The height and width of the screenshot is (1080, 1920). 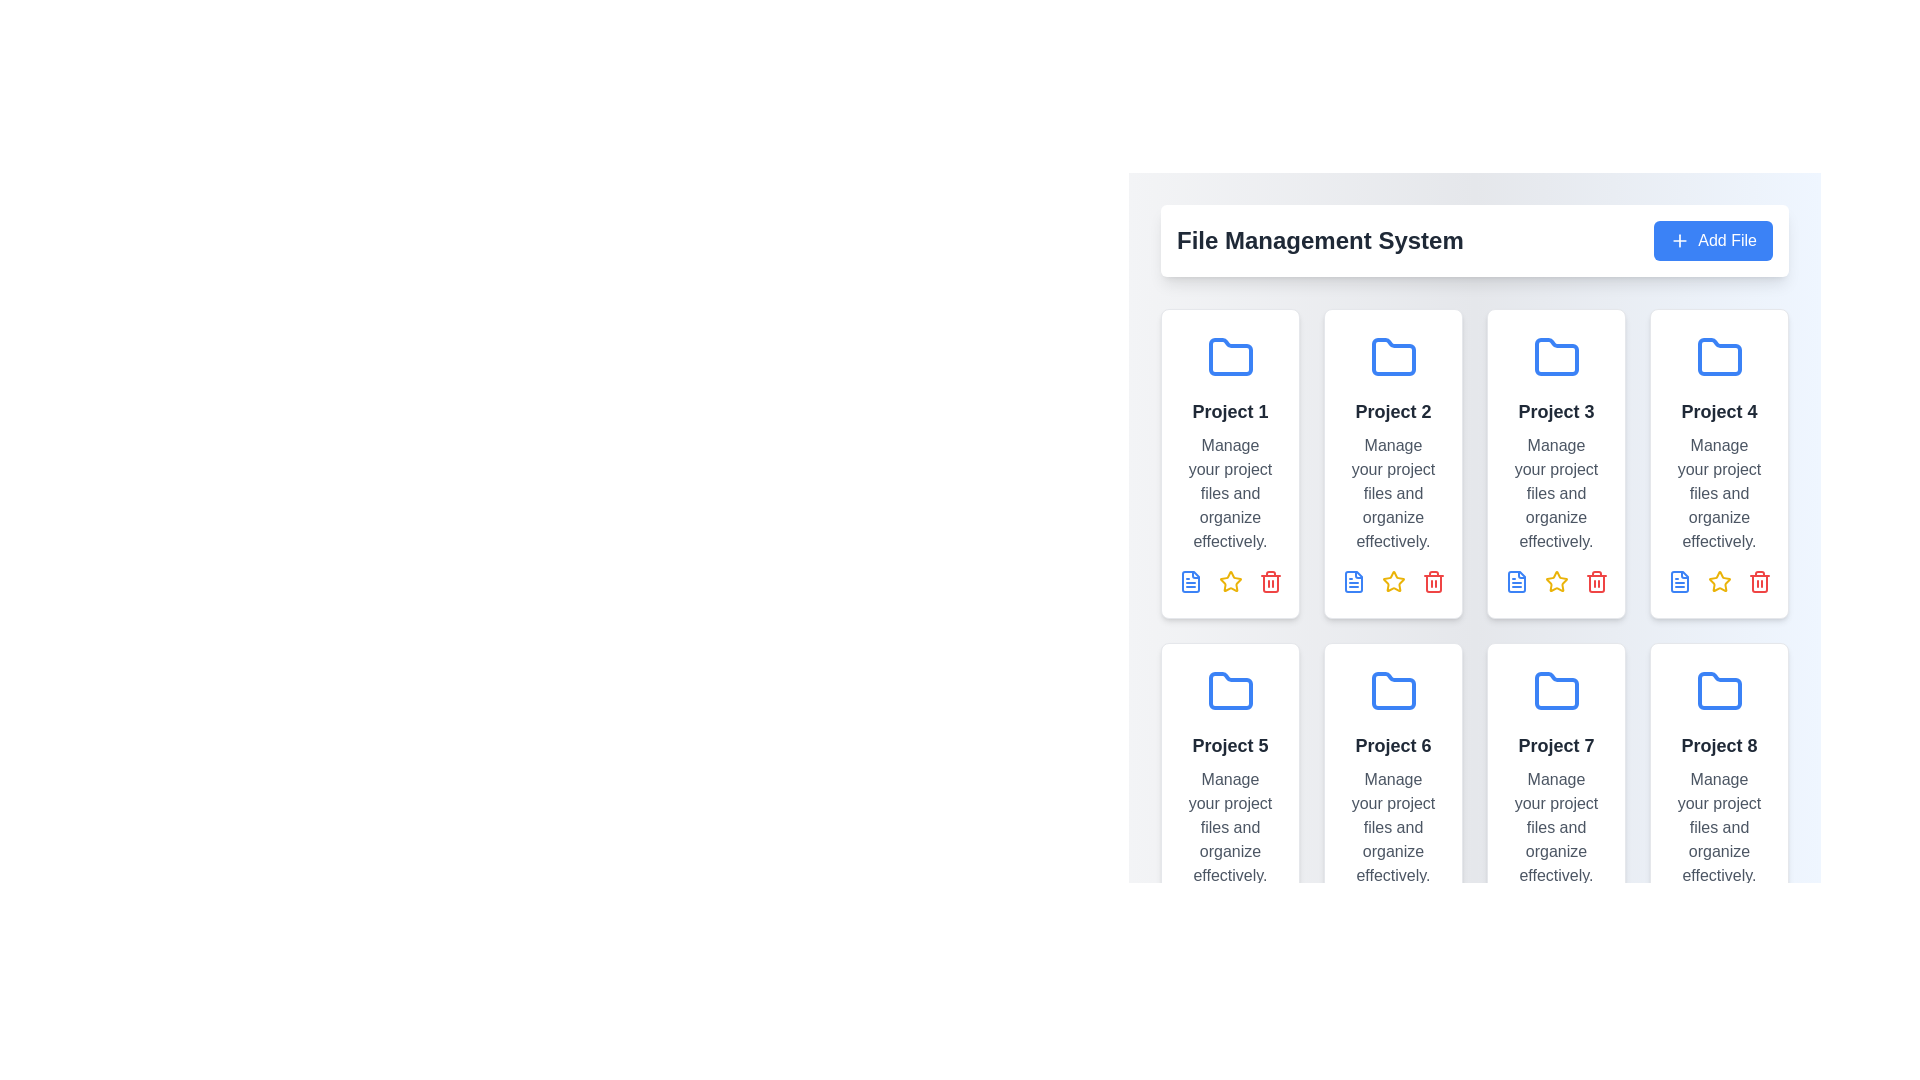 What do you see at coordinates (1353, 582) in the screenshot?
I see `the 'view' or 'details' icon located at the top-left of the action icons under Project 2 card` at bounding box center [1353, 582].